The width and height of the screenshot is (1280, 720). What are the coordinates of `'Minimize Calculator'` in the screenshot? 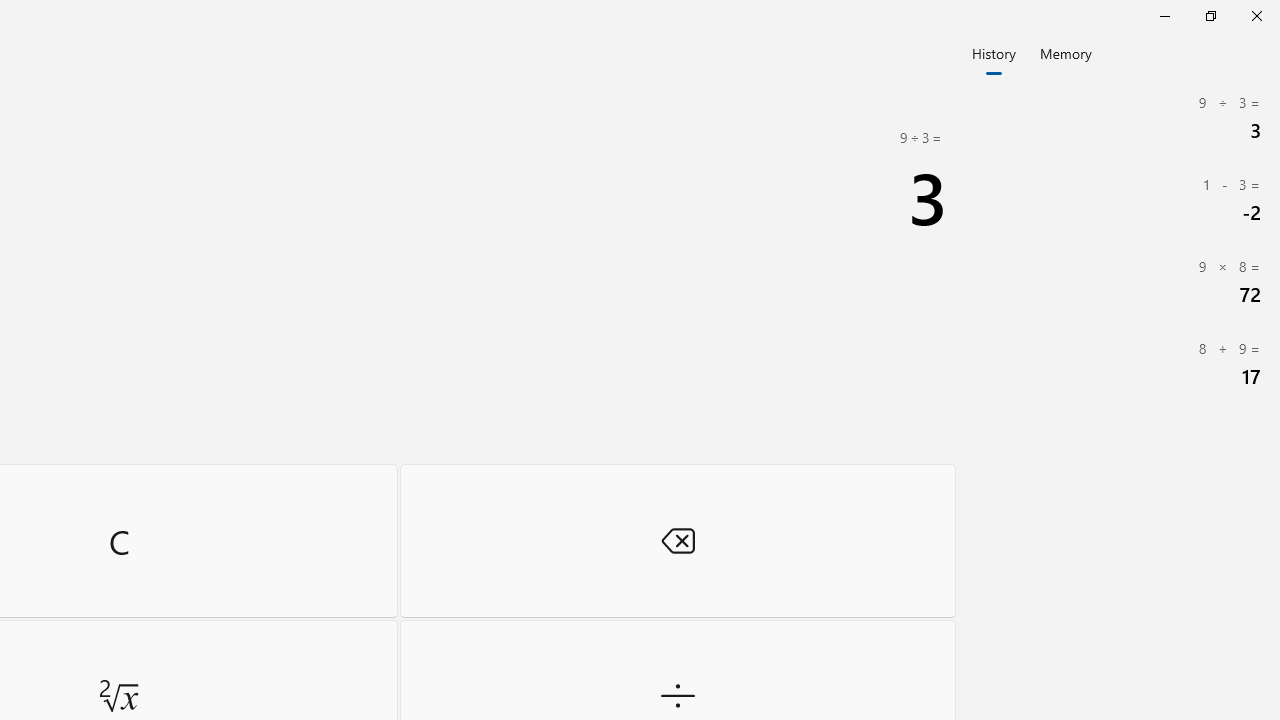 It's located at (1164, 15).